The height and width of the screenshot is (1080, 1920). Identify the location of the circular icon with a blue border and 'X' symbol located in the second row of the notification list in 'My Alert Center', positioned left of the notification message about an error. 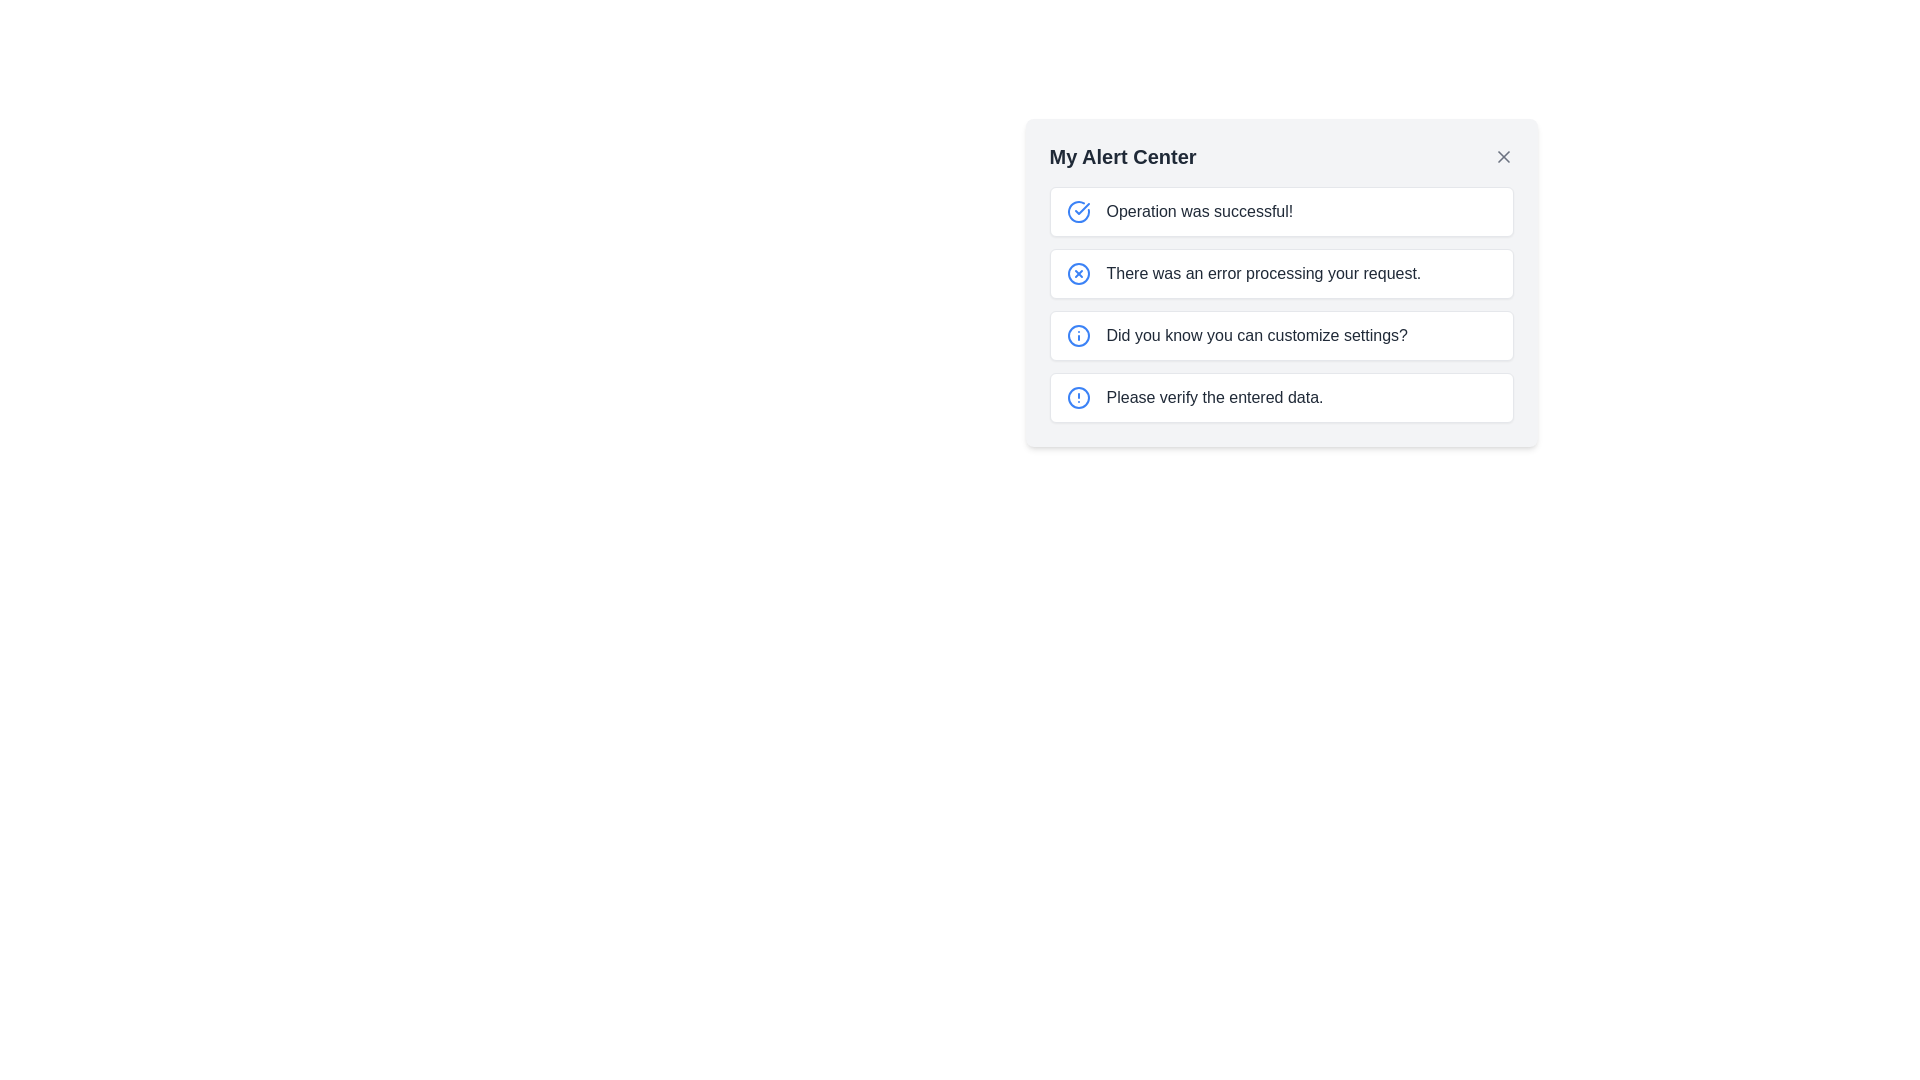
(1077, 273).